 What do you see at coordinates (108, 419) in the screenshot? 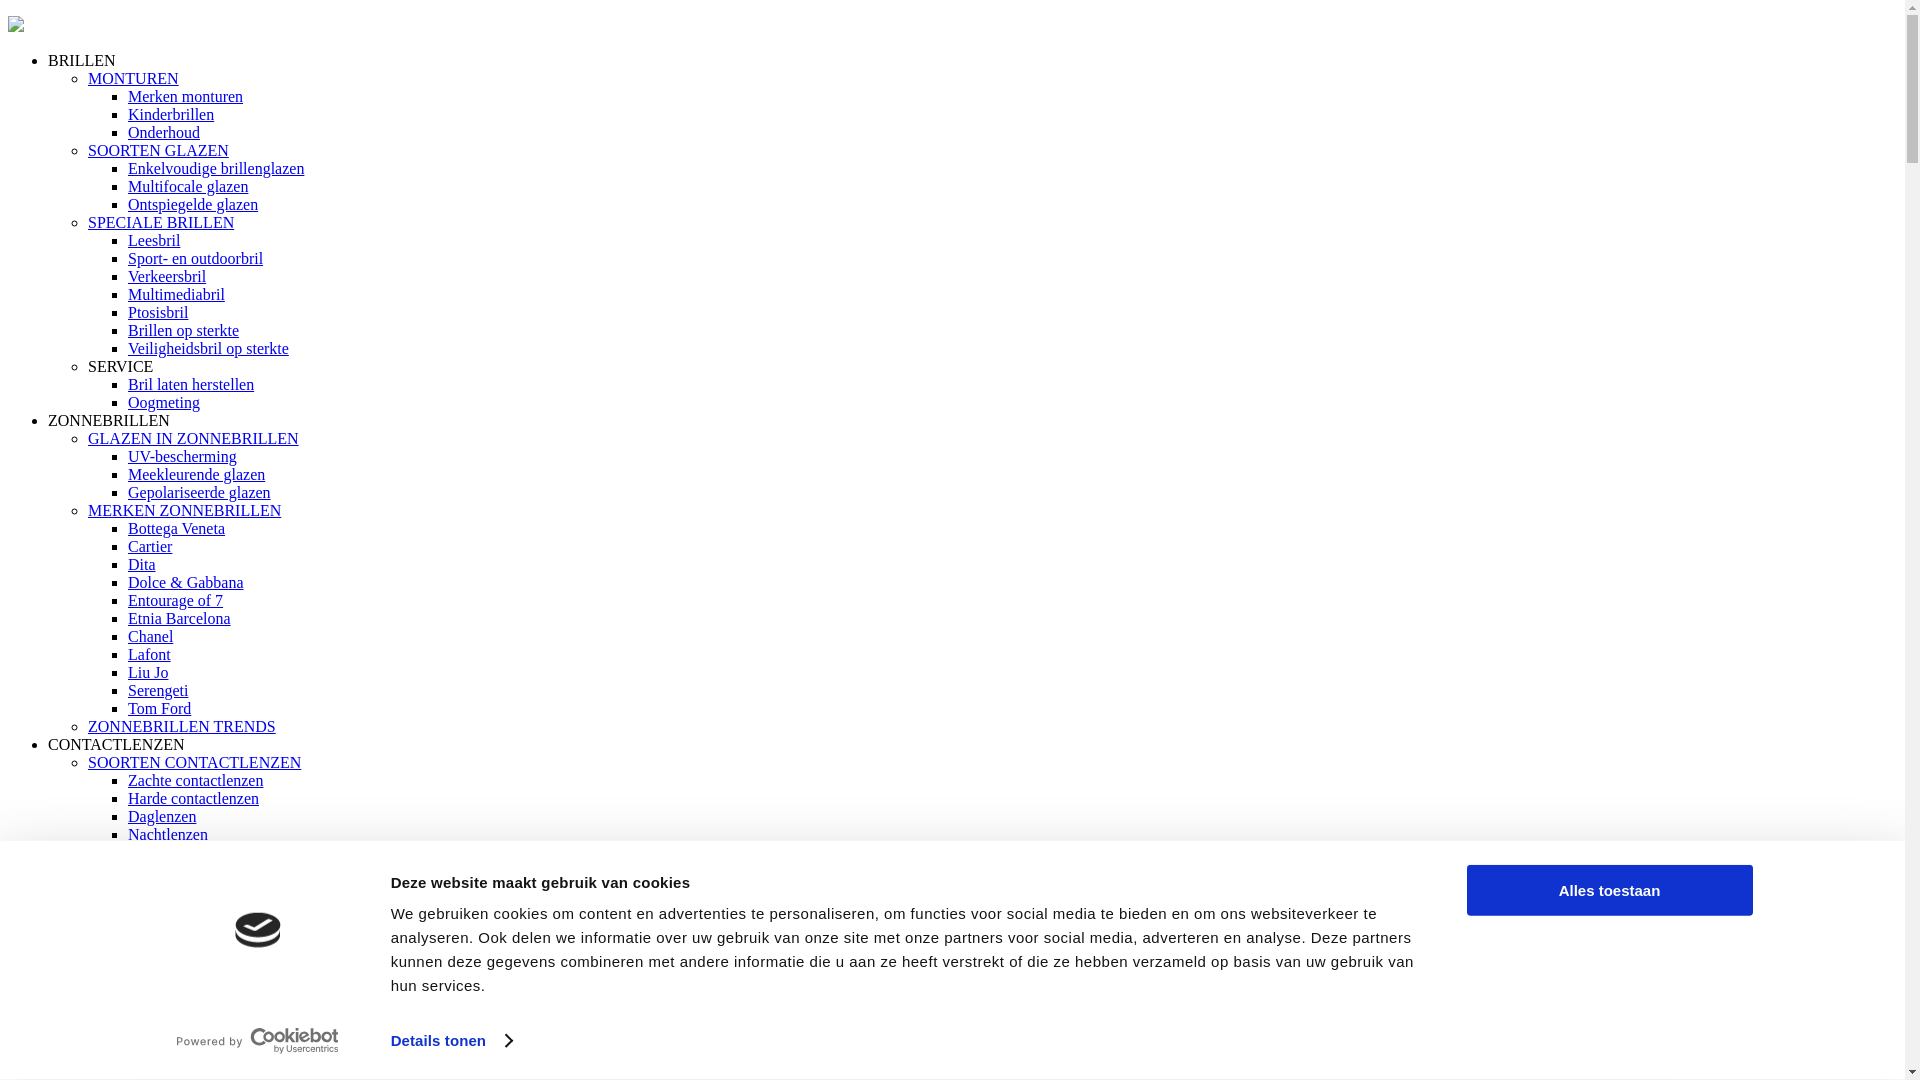
I see `'ZONNEBRILLEN'` at bounding box center [108, 419].